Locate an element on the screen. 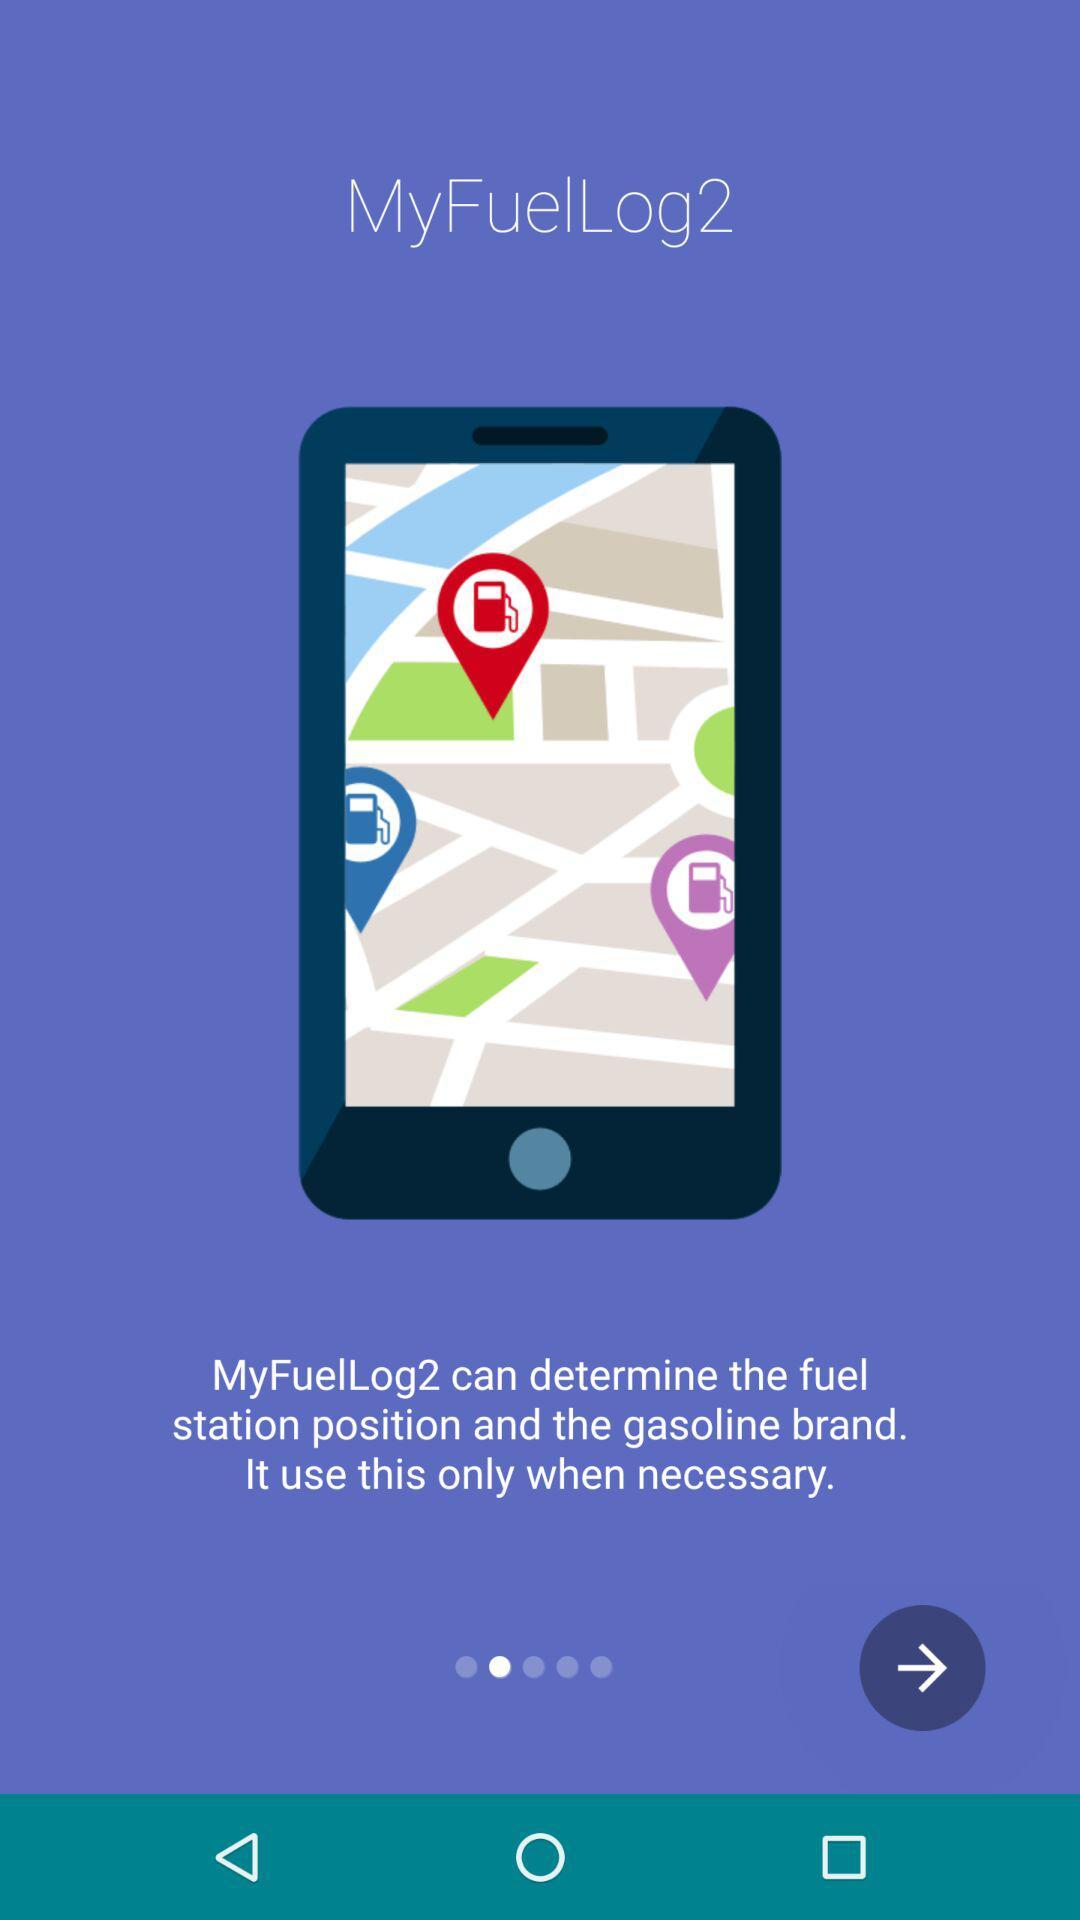 Image resolution: width=1080 pixels, height=1920 pixels. the arrow_forward icon is located at coordinates (922, 1667).